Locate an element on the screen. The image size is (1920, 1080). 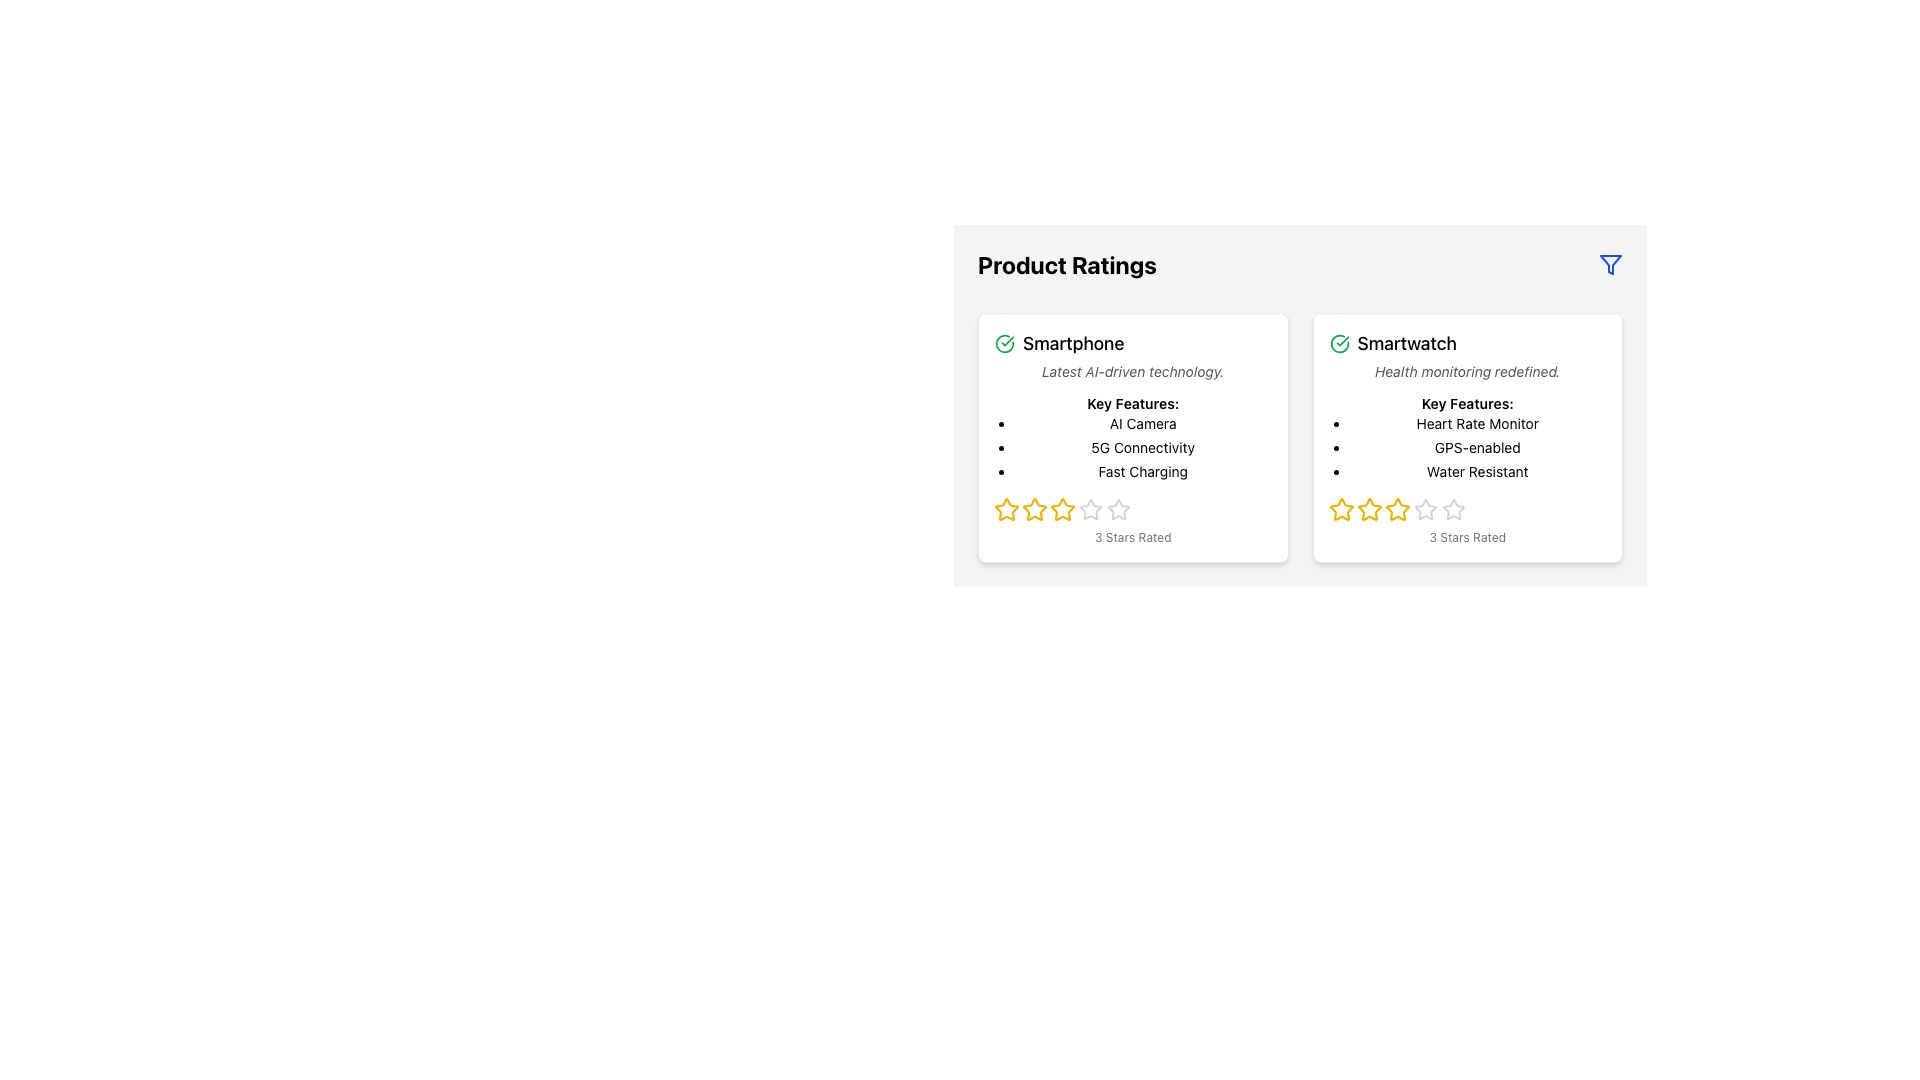
the fourth star icon in the rating section of the Smartwatch card to indicate a rating of four stars is located at coordinates (1424, 508).